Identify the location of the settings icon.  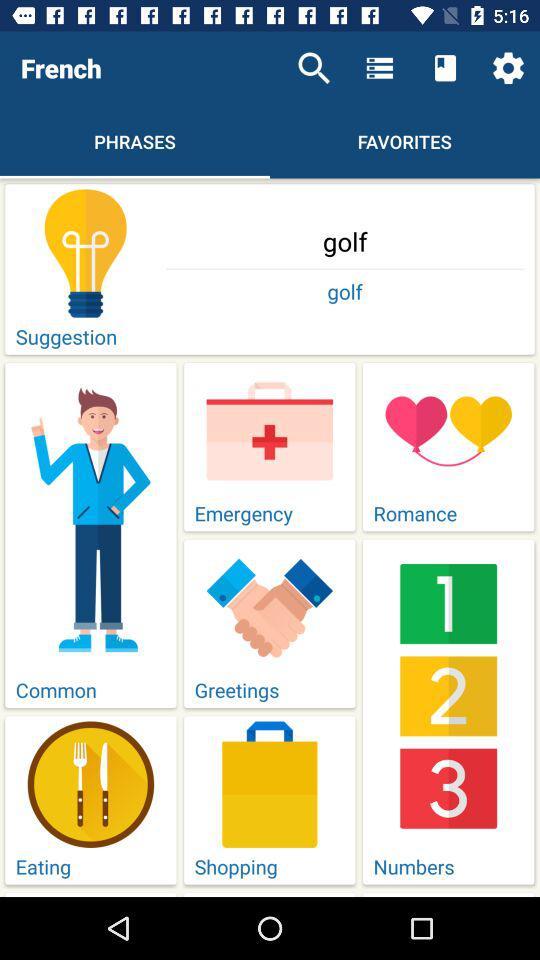
(508, 68).